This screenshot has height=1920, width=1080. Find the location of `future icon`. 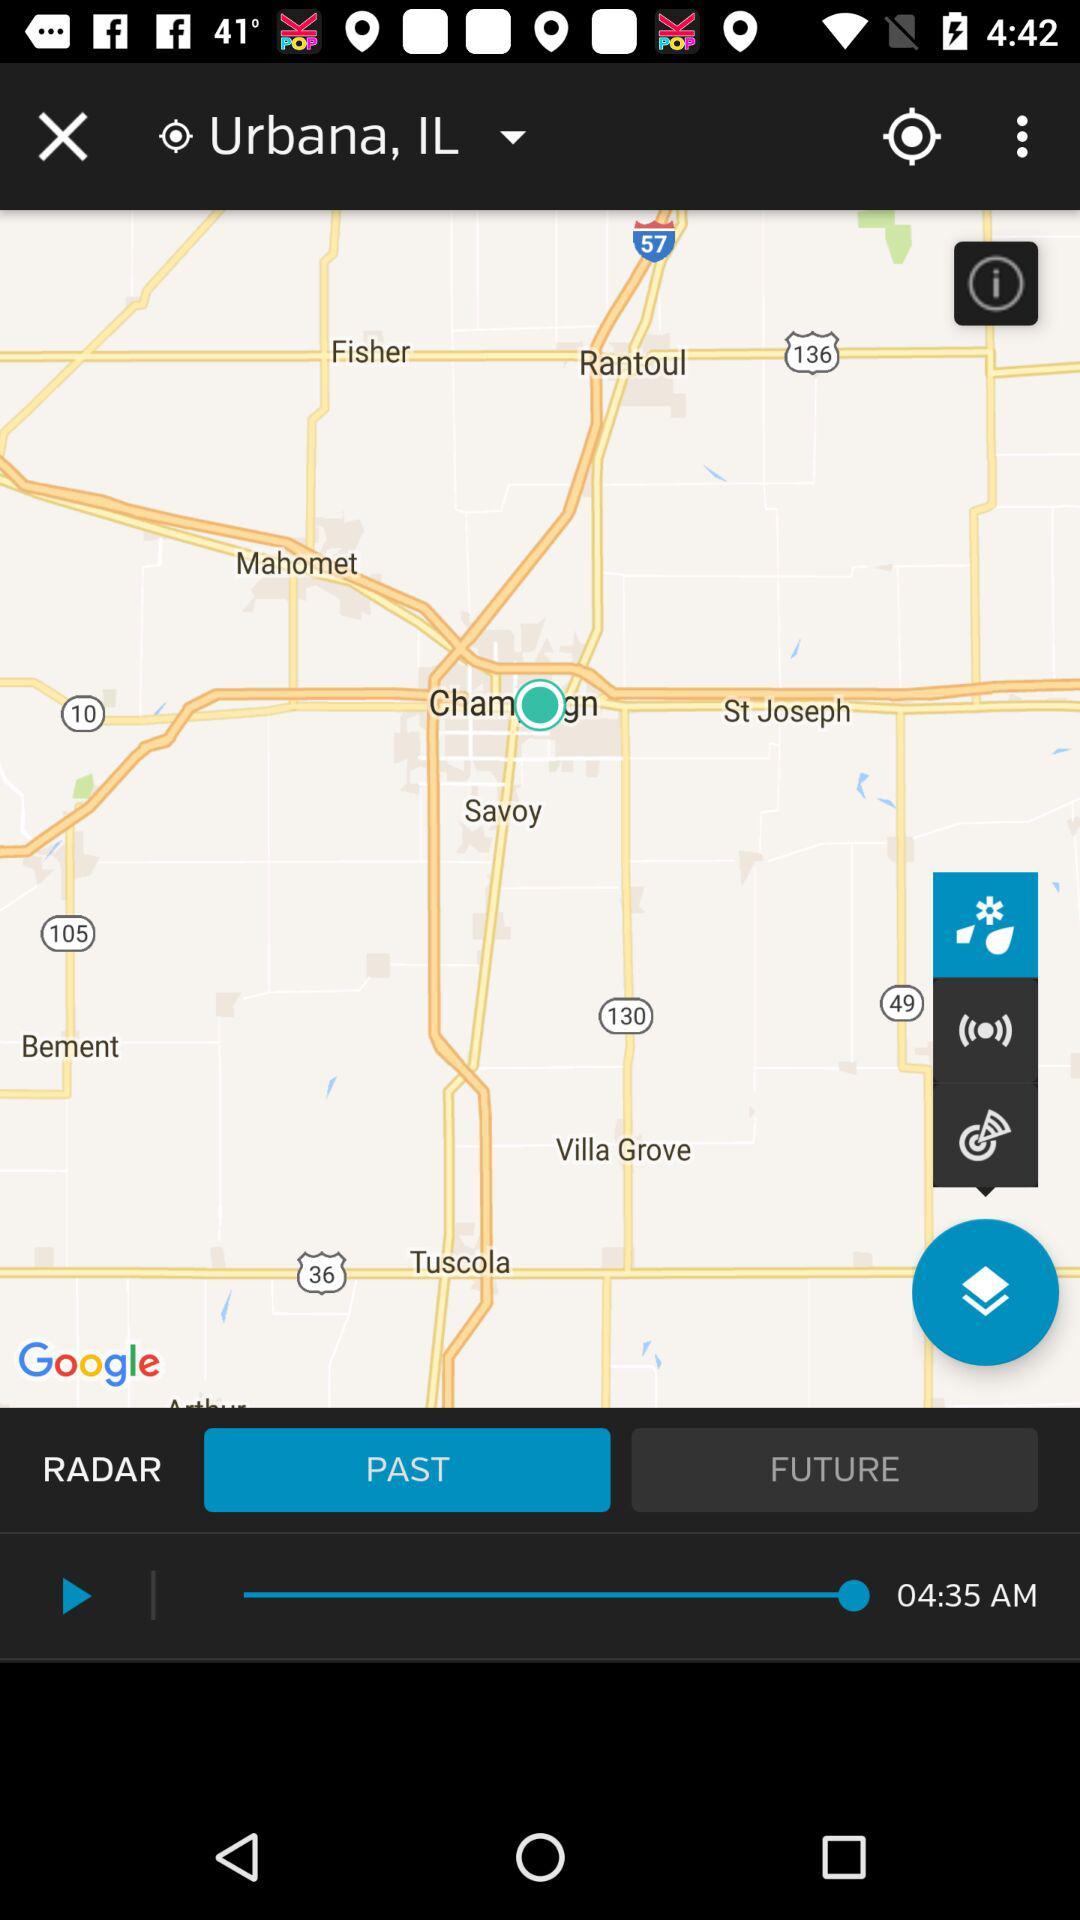

future icon is located at coordinates (834, 1469).